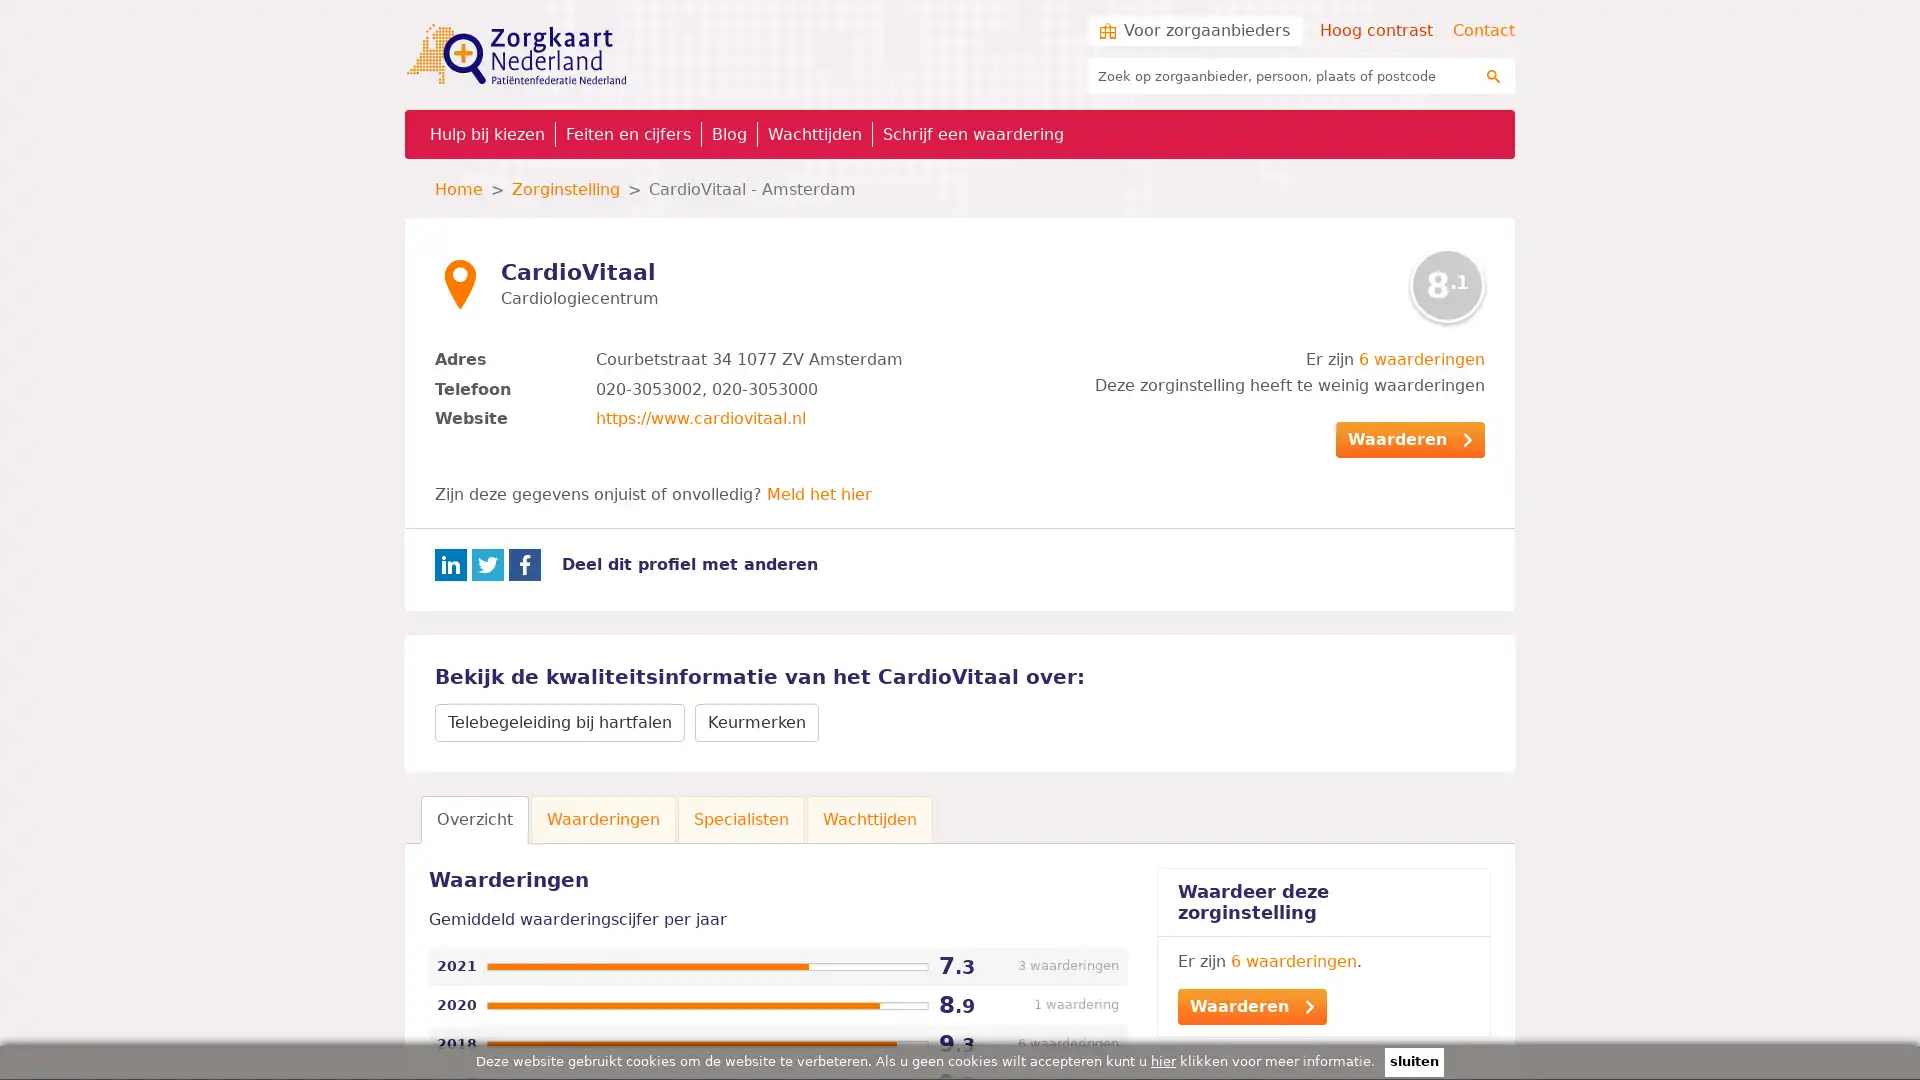 Image resolution: width=1920 pixels, height=1080 pixels. Describe the element at coordinates (1493, 75) in the screenshot. I see `Zoek` at that location.